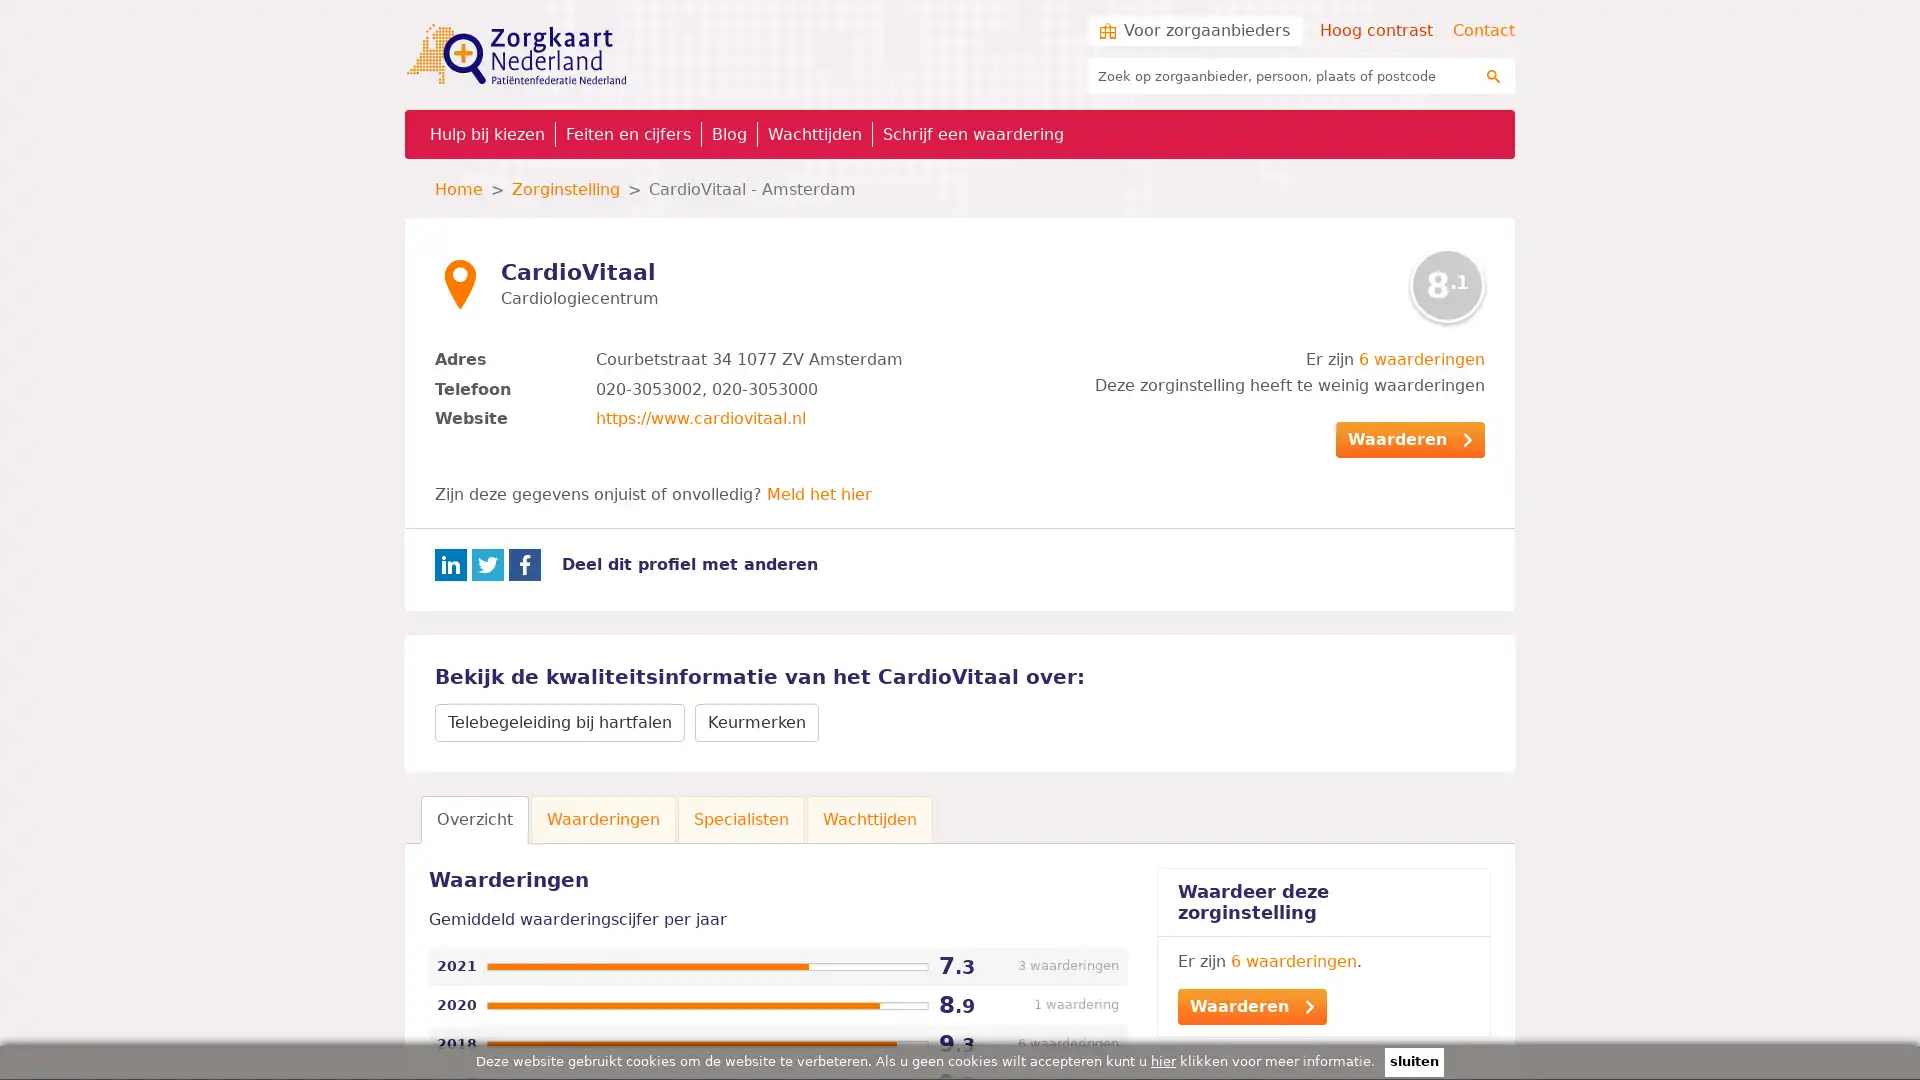 Image resolution: width=1920 pixels, height=1080 pixels. Describe the element at coordinates (1493, 75) in the screenshot. I see `Zoek` at that location.